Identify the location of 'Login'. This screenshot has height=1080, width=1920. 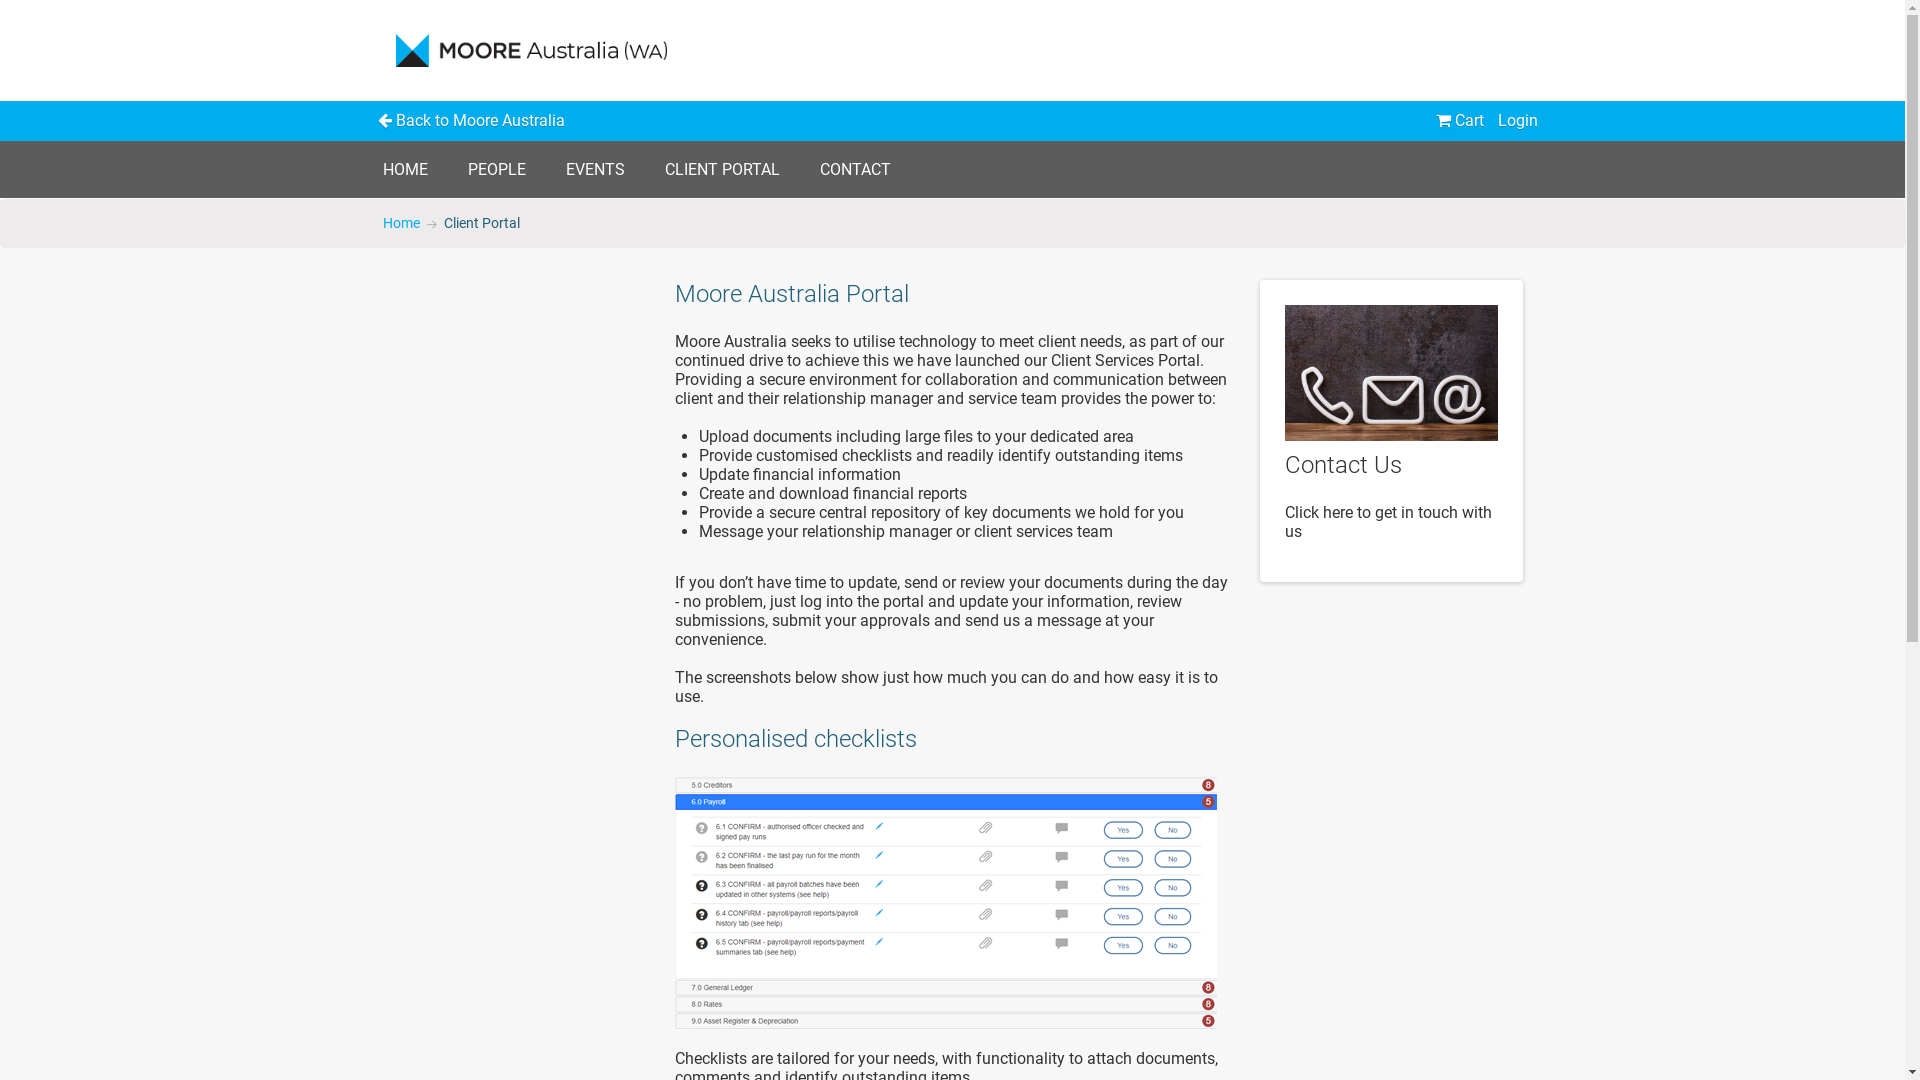
(1517, 120).